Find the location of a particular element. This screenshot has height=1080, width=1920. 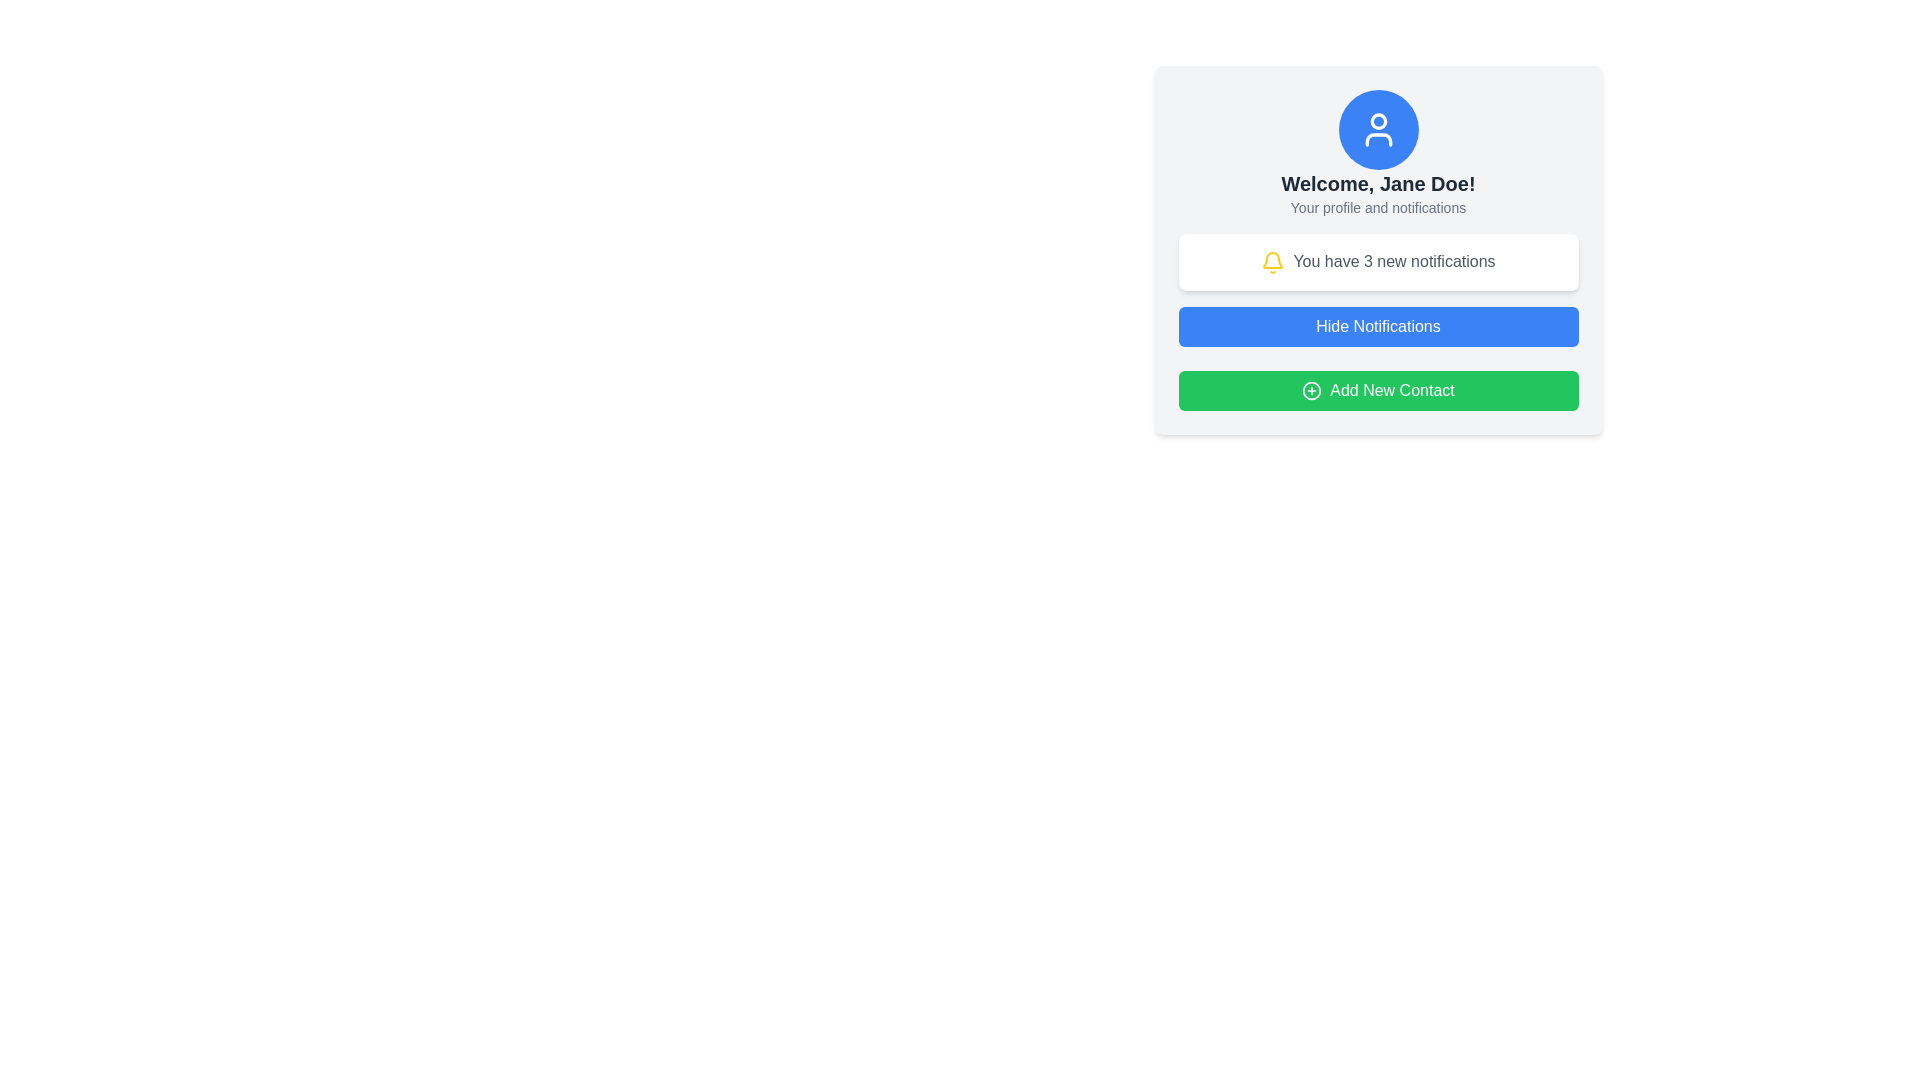

the notification icon located in the notification section, which serves as a visual cue for new messages is located at coordinates (1272, 259).